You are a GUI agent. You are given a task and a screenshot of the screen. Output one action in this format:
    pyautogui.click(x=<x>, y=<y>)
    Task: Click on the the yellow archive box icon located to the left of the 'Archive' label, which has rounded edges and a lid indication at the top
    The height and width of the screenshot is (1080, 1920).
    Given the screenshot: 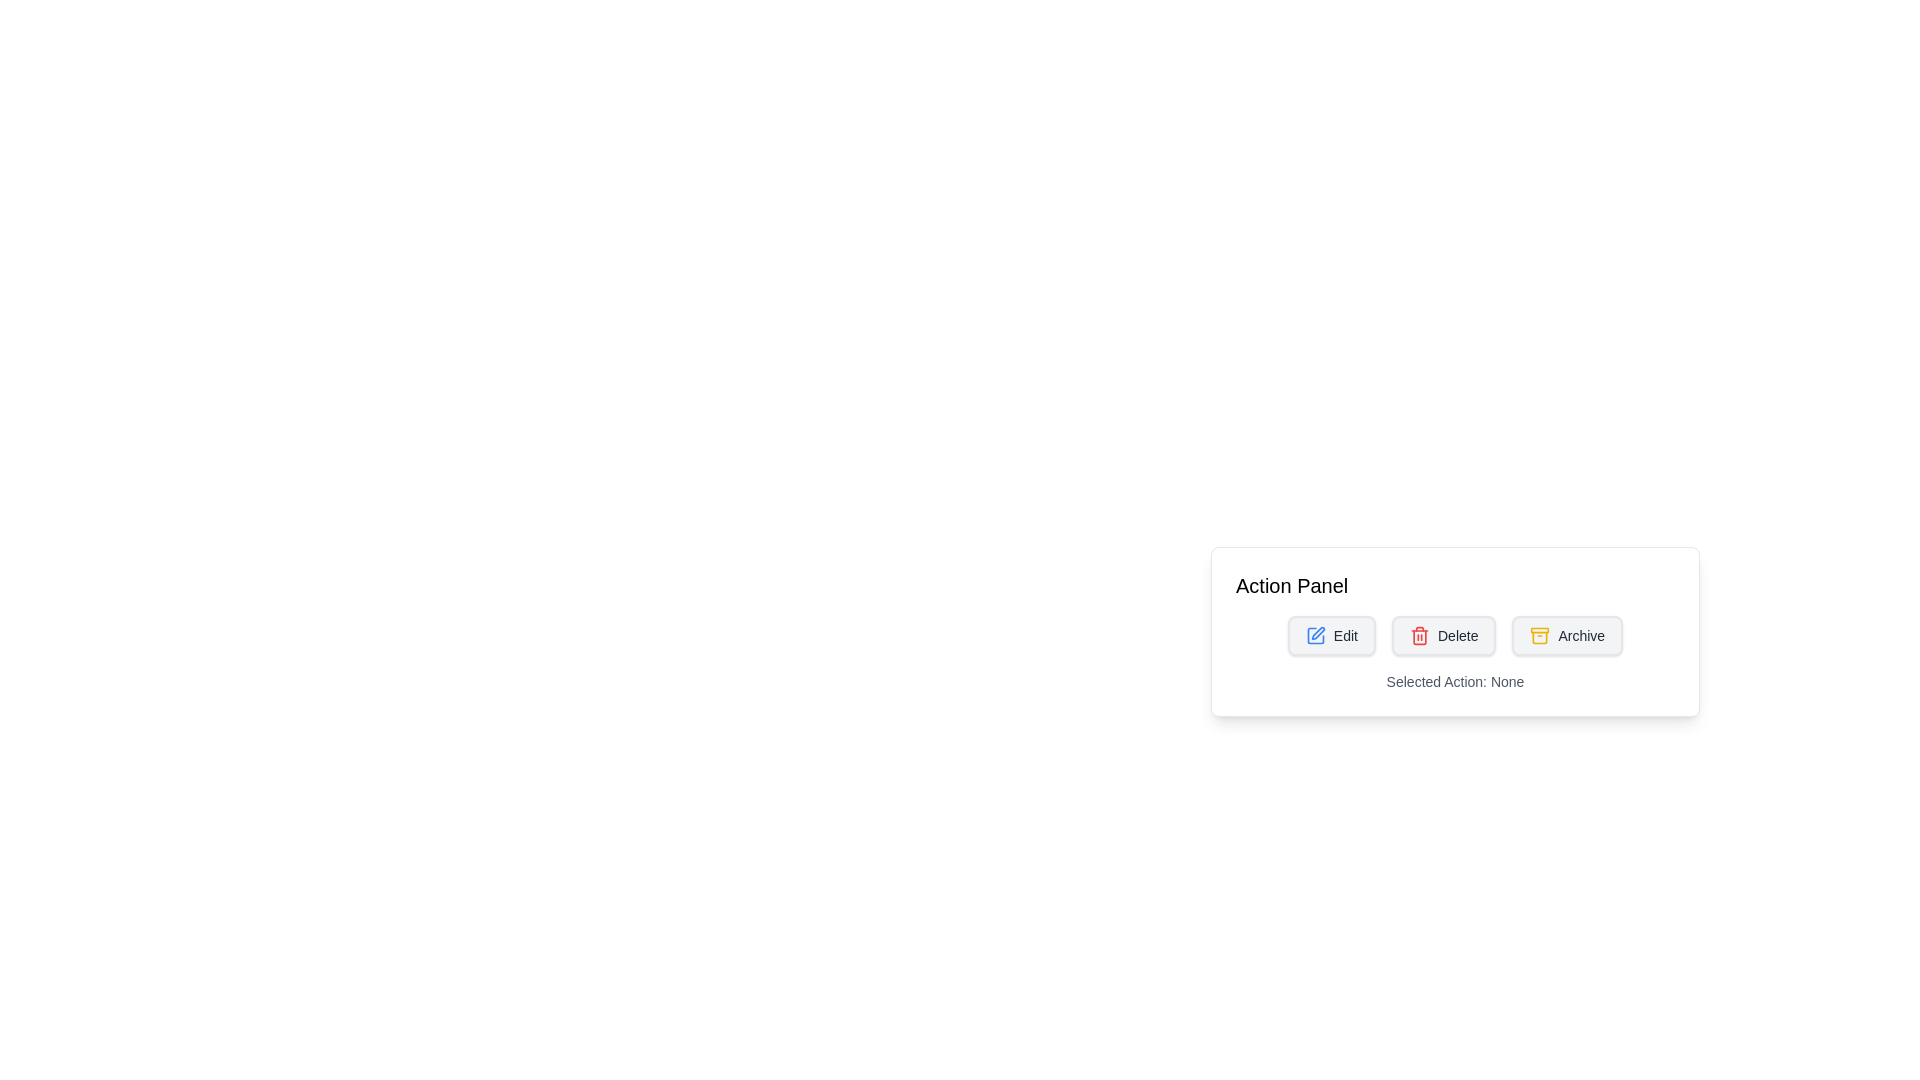 What is the action you would take?
    pyautogui.click(x=1539, y=636)
    